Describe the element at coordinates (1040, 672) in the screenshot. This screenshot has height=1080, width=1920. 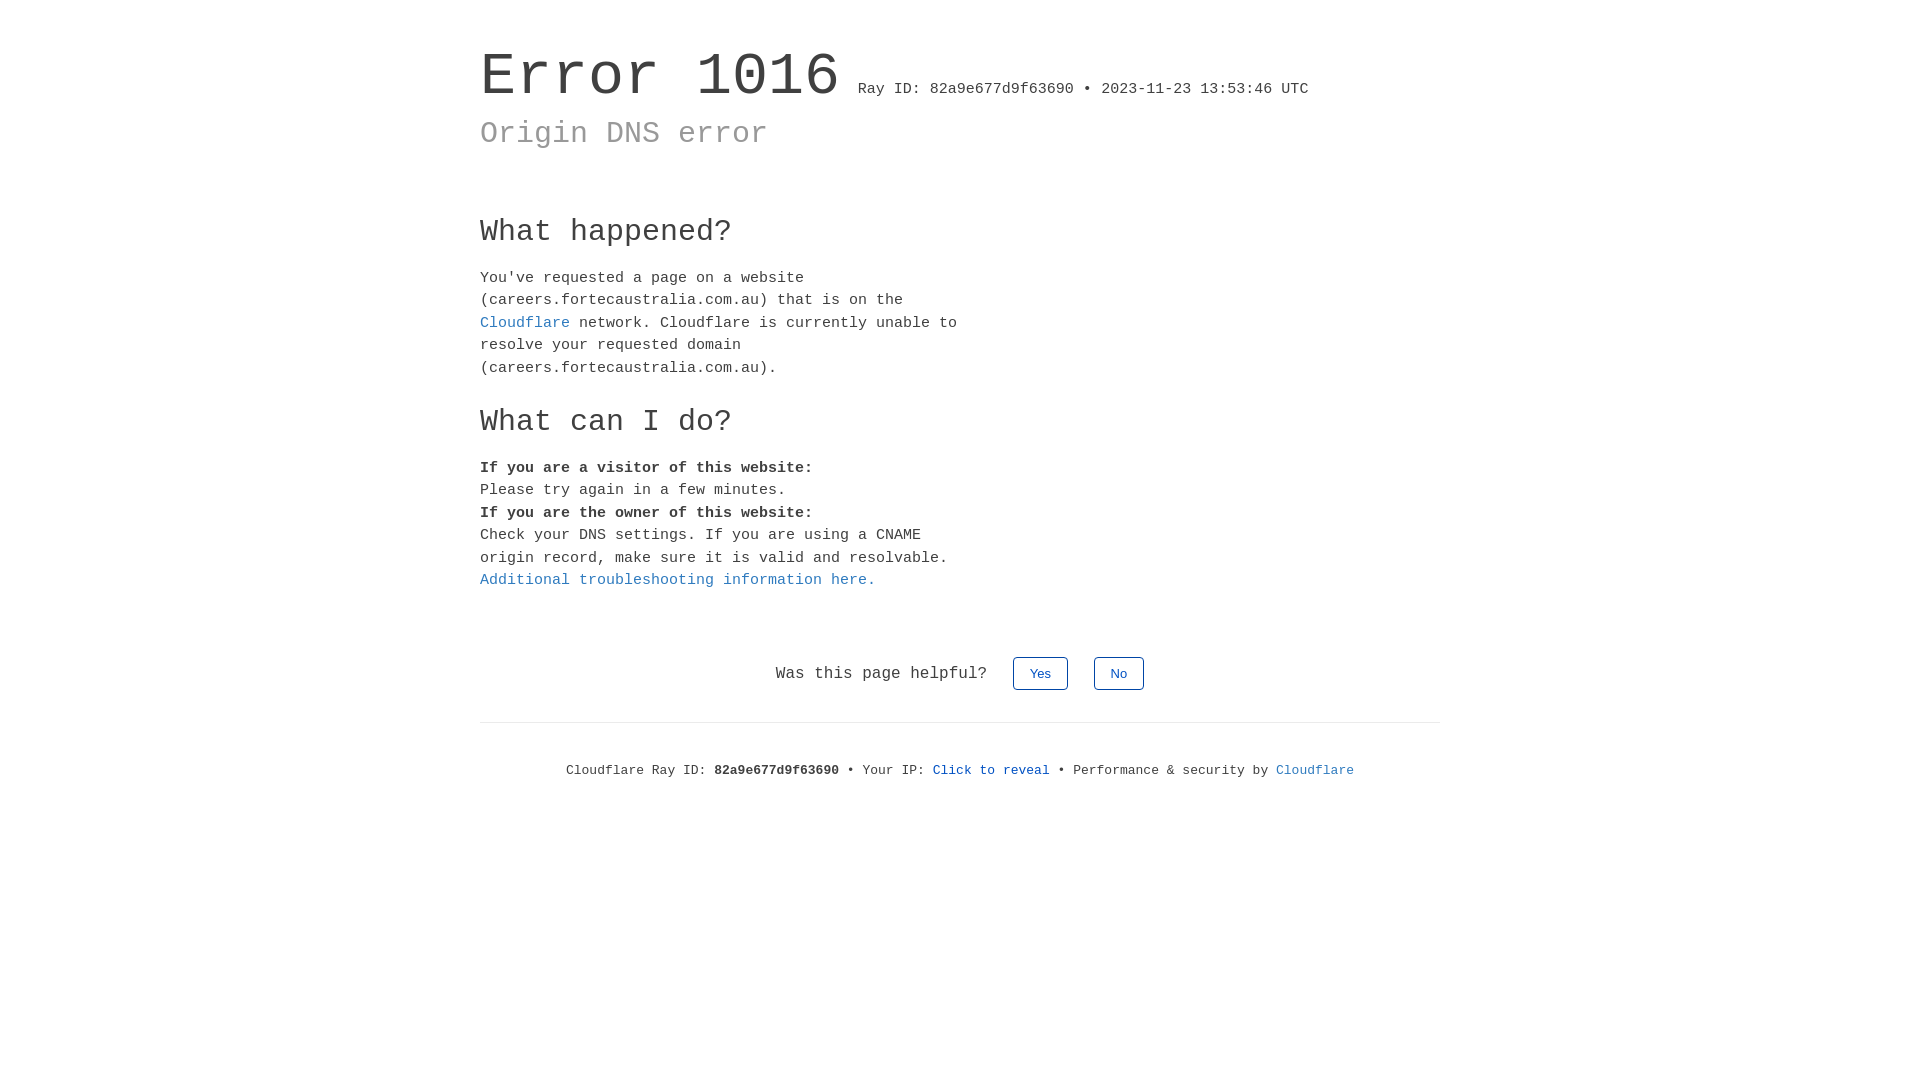
I see `'Yes'` at that location.